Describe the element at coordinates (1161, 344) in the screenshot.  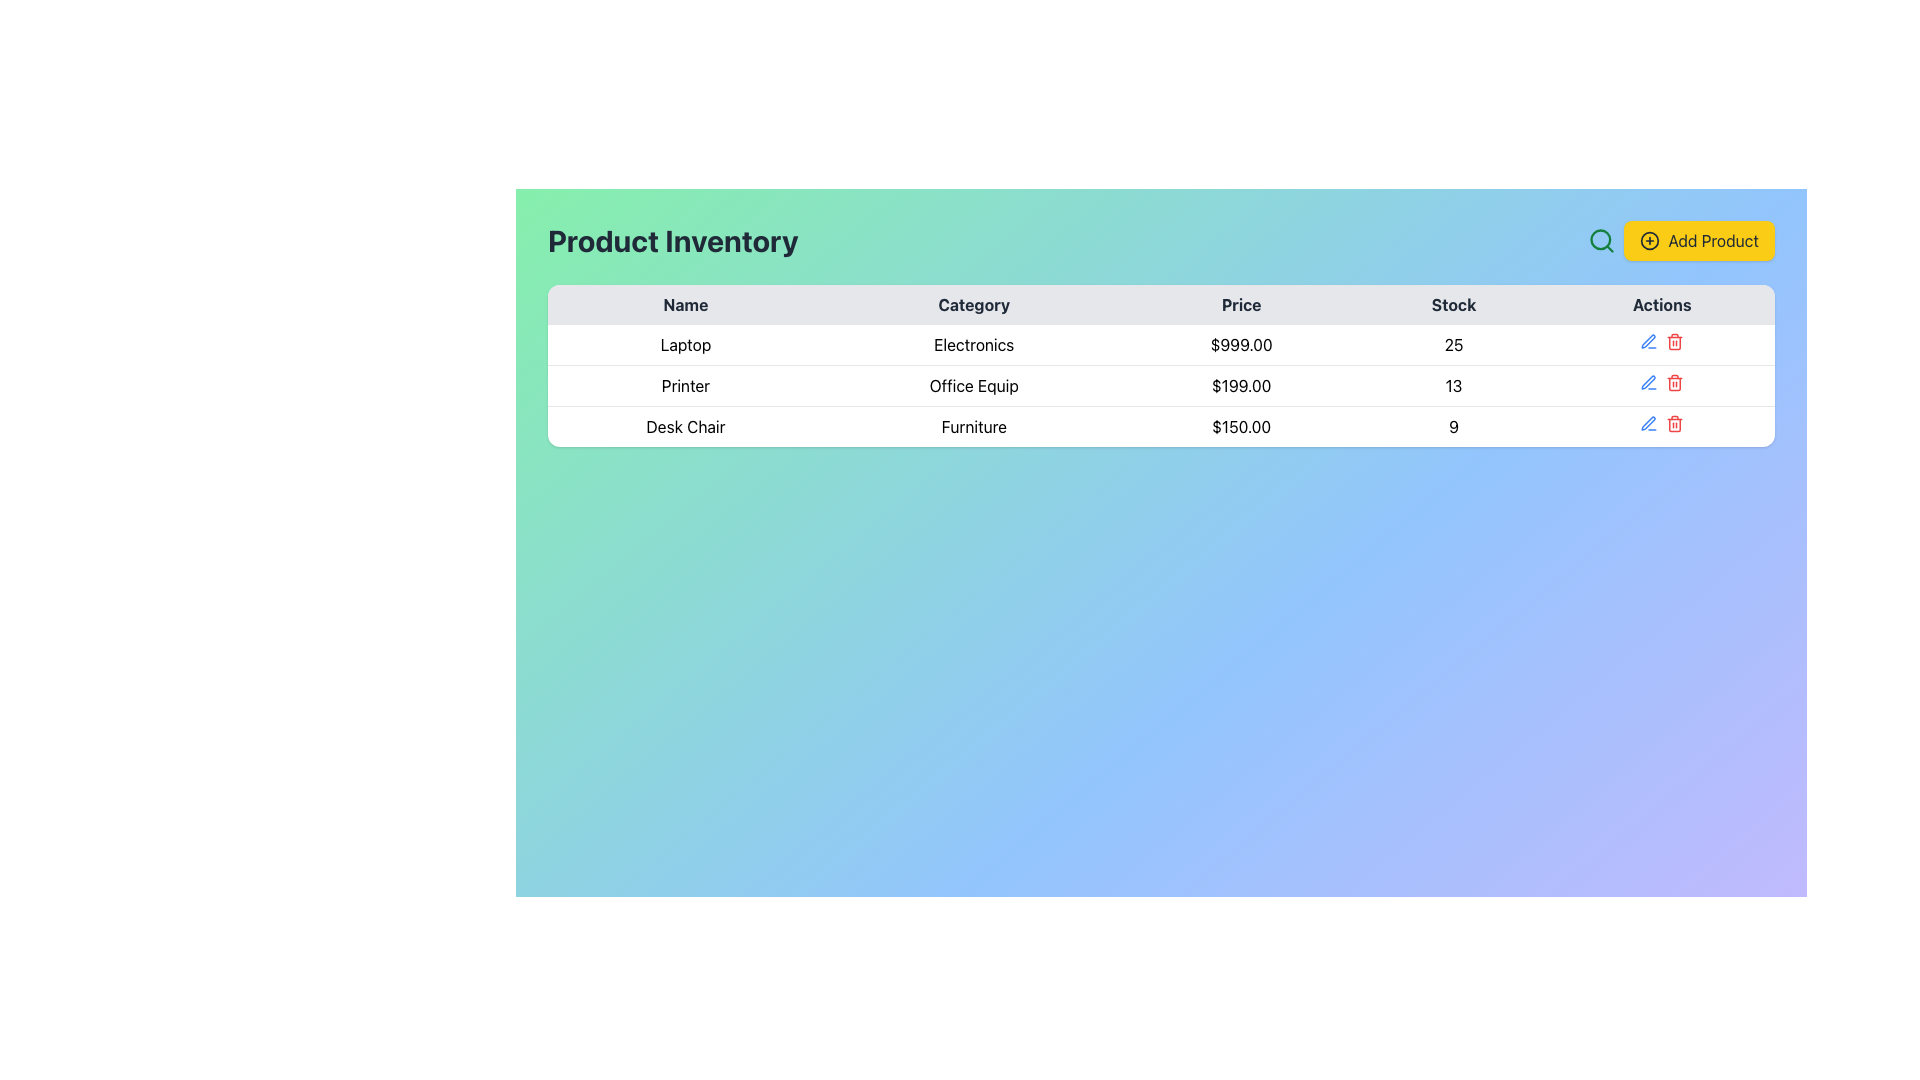
I see `the second row of the 'Product Inventory' table displaying product information including 'Laptop', 'Electronics', and '$999.00'` at that location.